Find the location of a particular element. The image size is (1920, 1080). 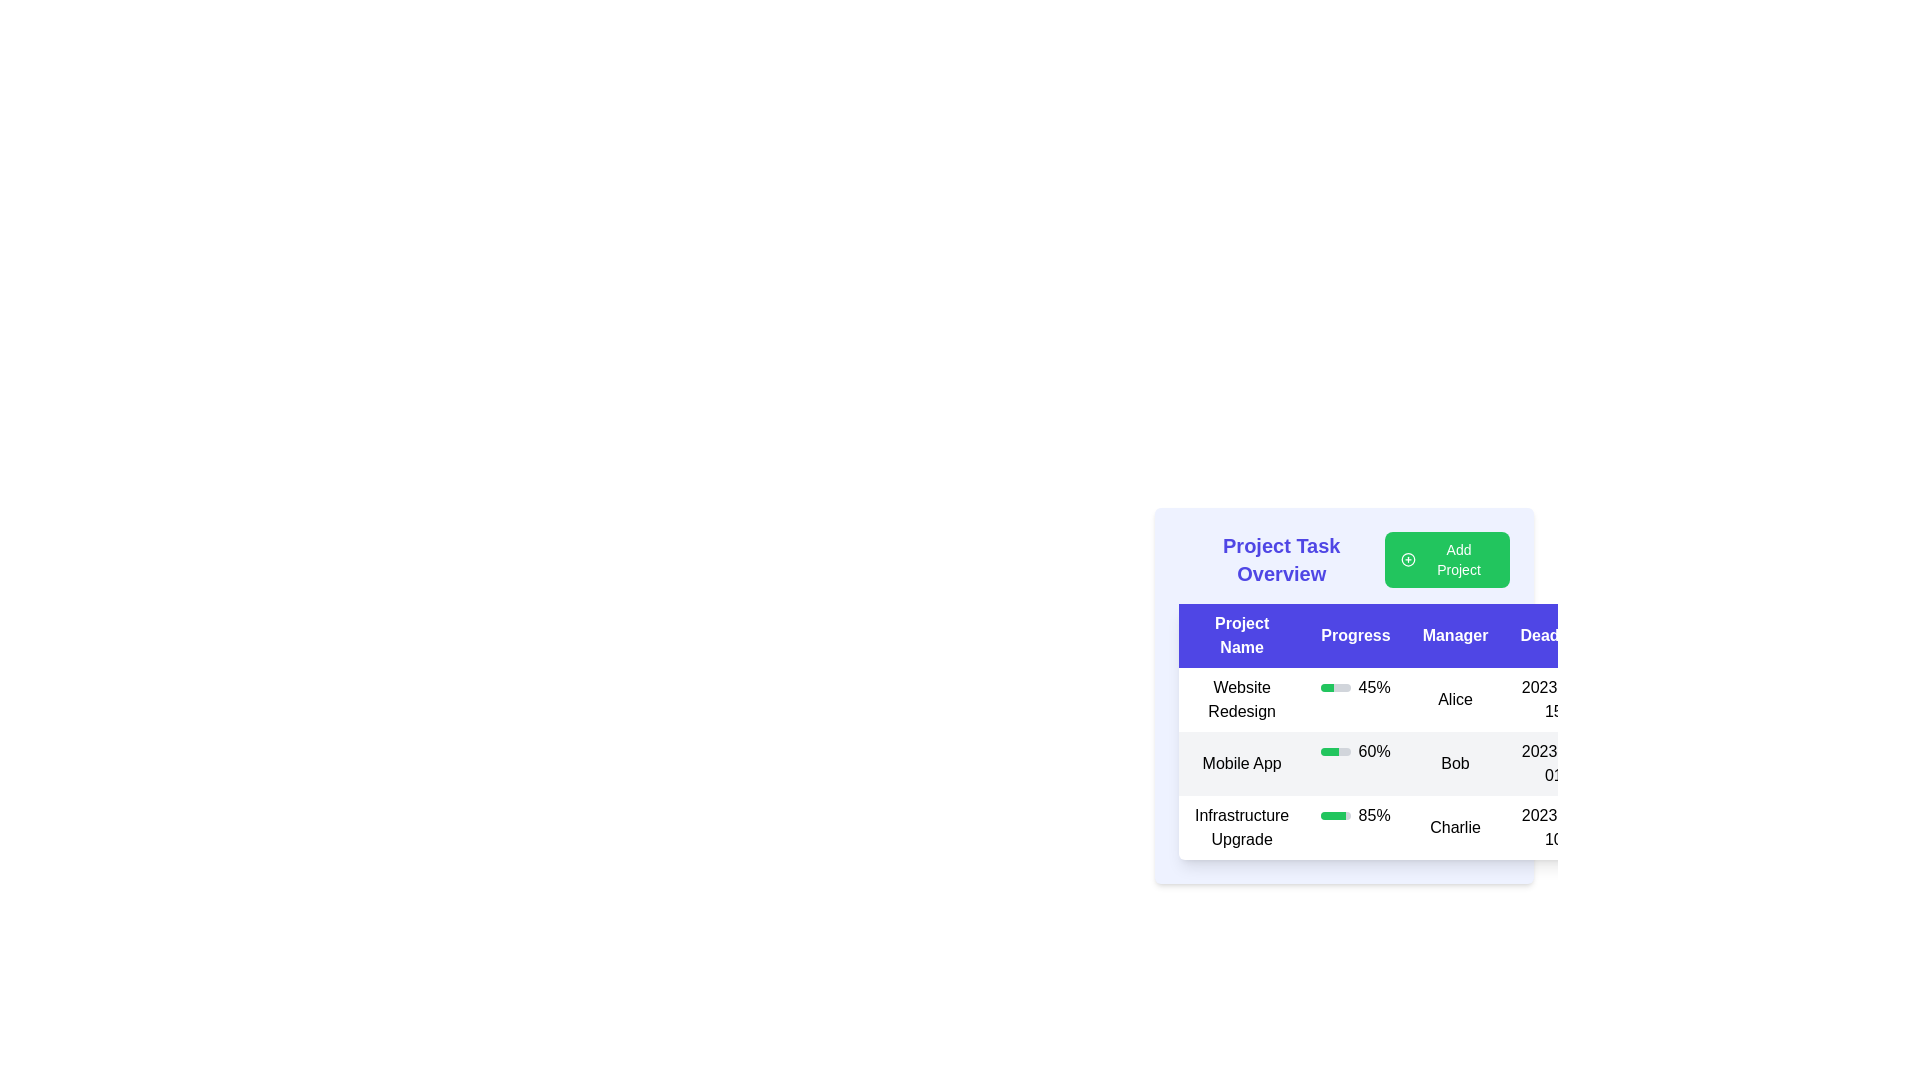

the progress bar located in the 'Mobile App' row under the 'Progress' column of the table, which shows 60% completion and is positioned to the left of the text 'Bob' is located at coordinates (1355, 752).